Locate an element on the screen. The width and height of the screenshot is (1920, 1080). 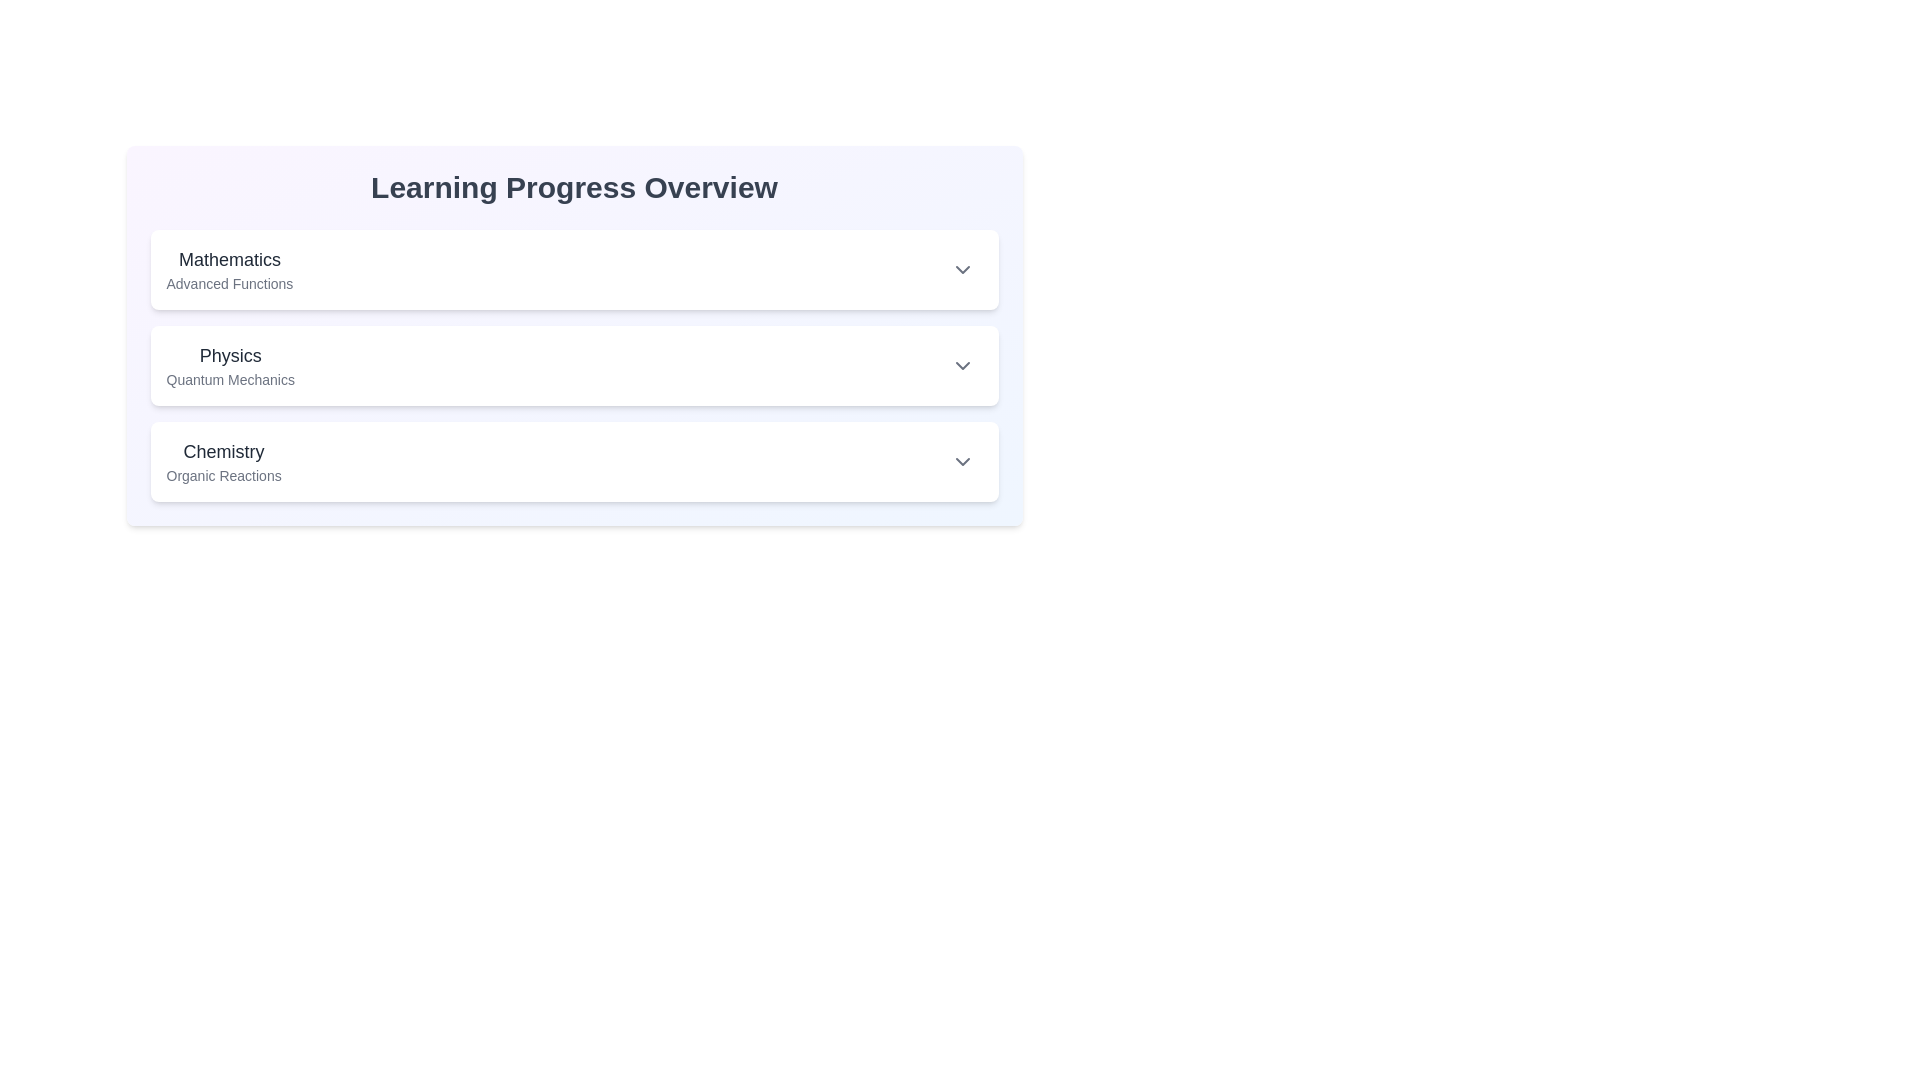
the text block displaying the subject title 'Chemistry' and its description 'Organic Reactions', which is located in the third section of the learning topics list, above an interactive area with an arrow is located at coordinates (224, 462).